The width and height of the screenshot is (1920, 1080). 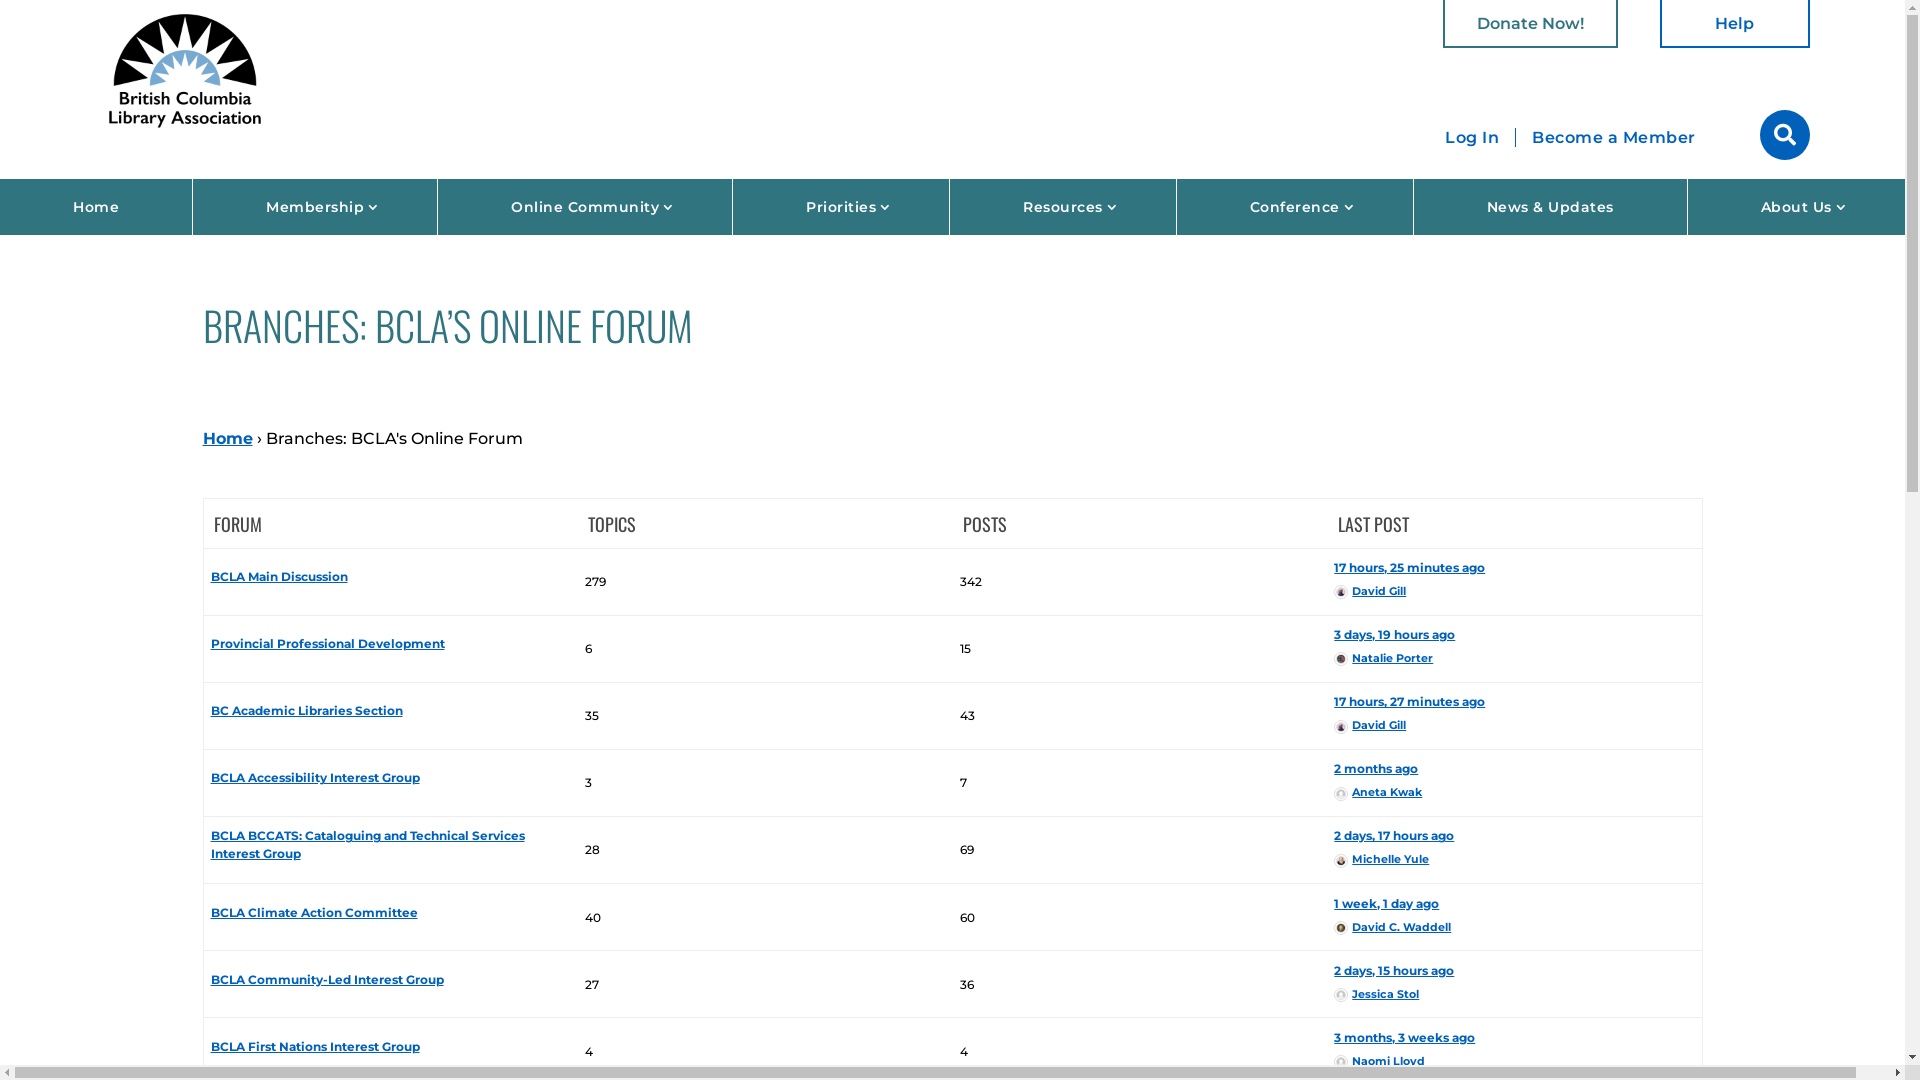 What do you see at coordinates (95, 207) in the screenshot?
I see `'Home'` at bounding box center [95, 207].